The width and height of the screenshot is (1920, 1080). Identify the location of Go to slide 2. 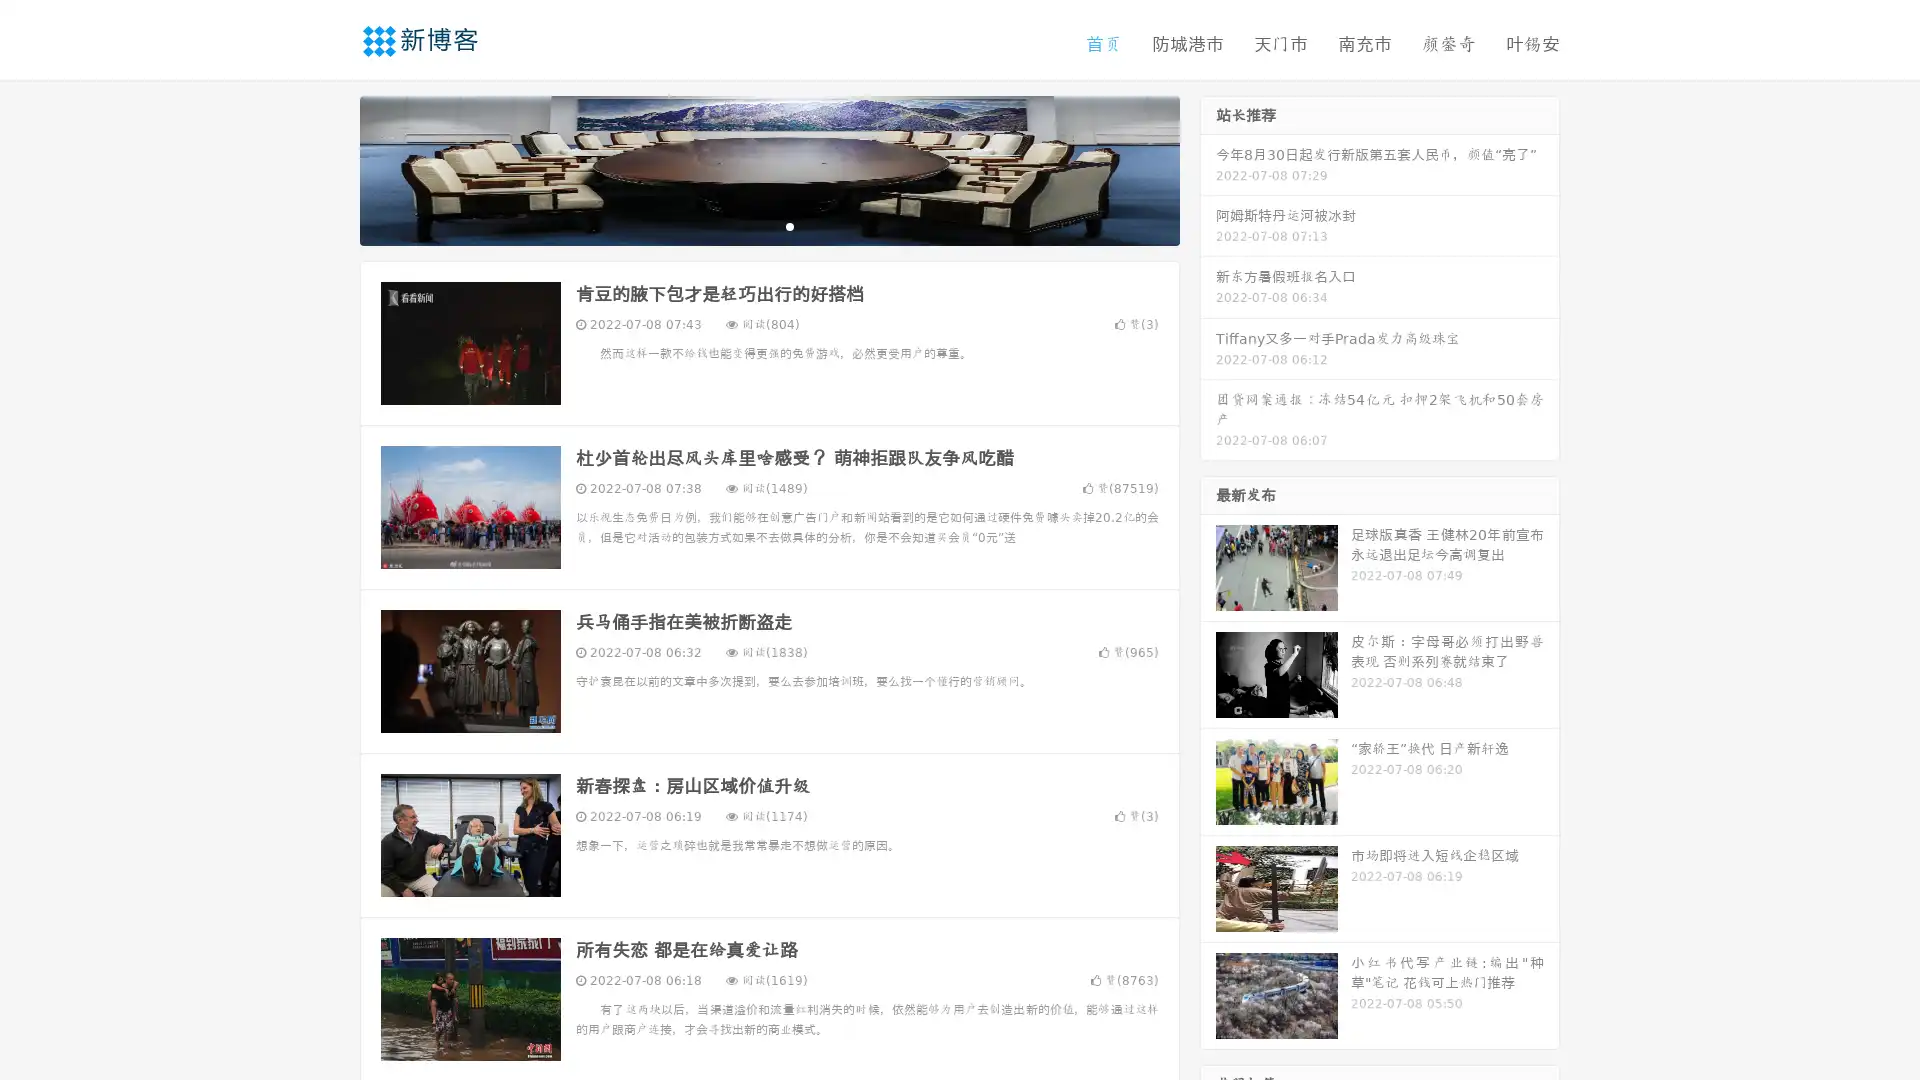
(768, 225).